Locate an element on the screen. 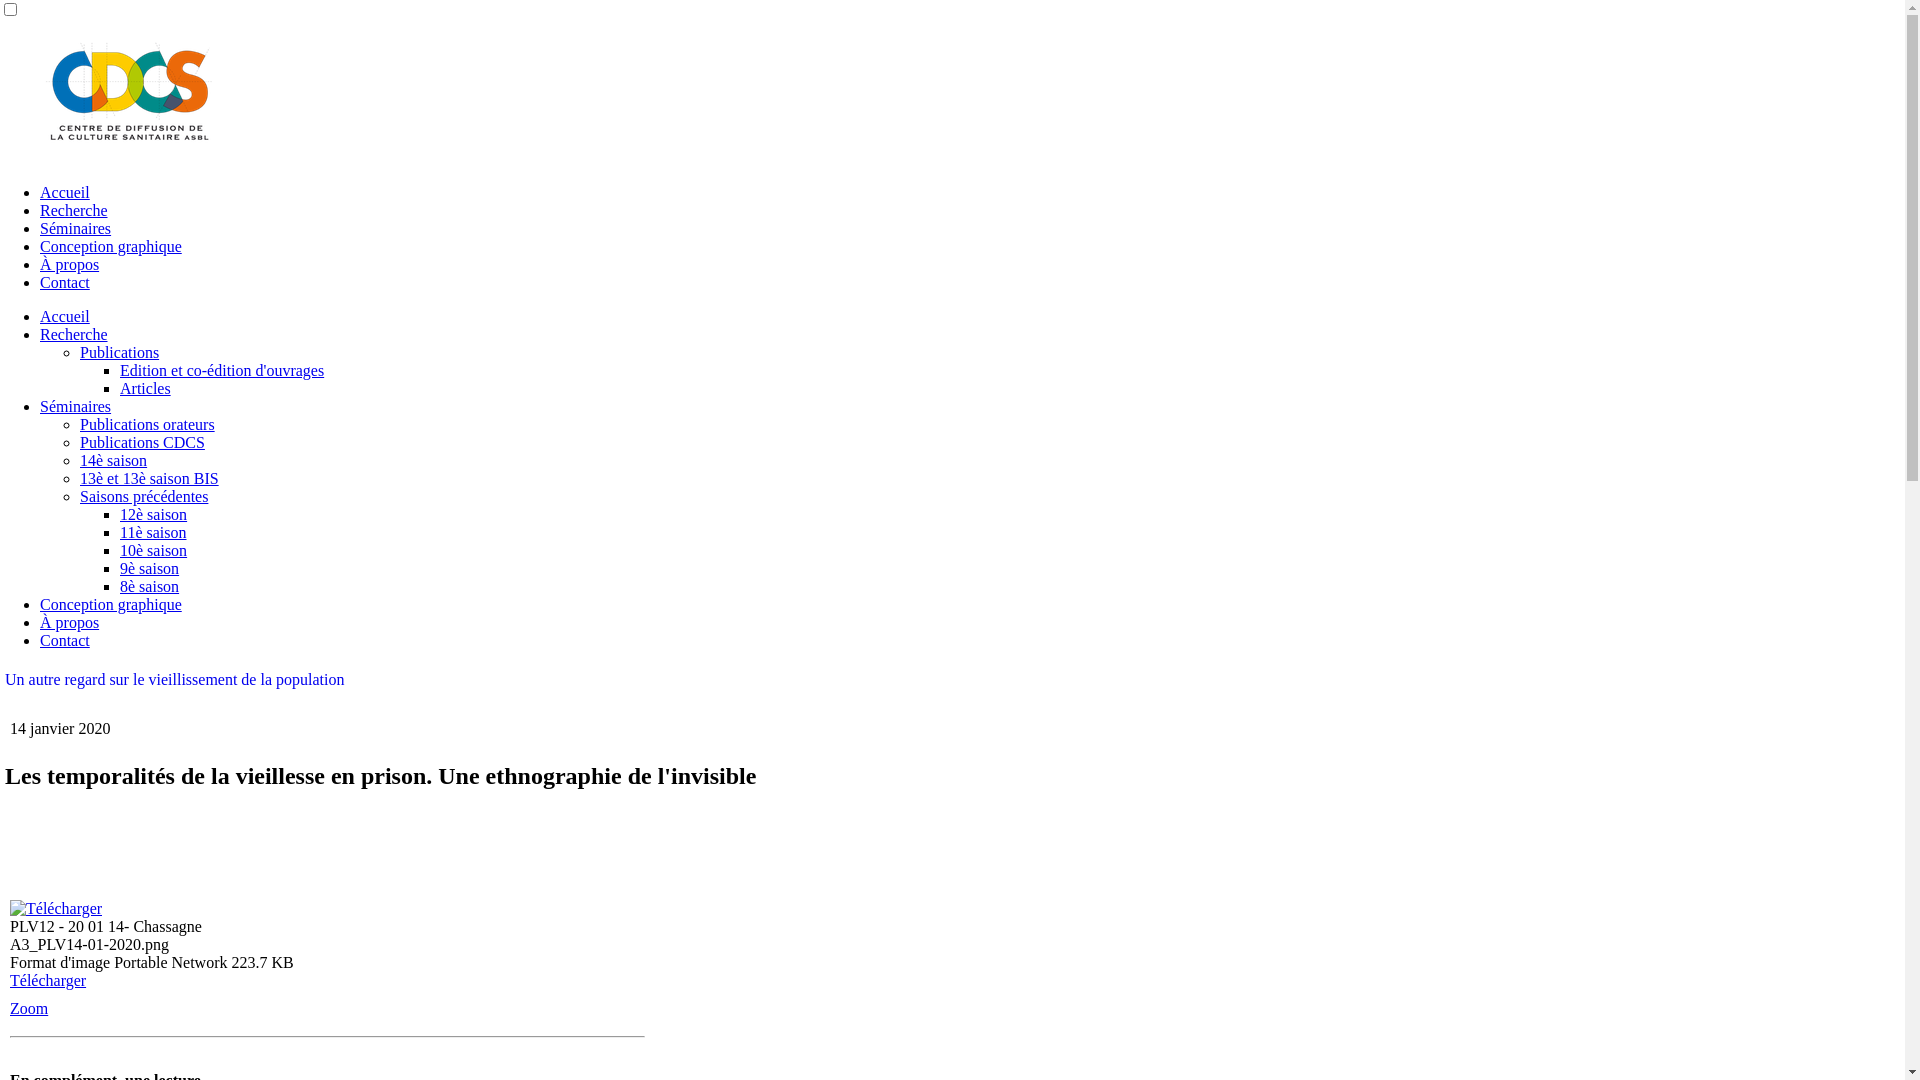 The height and width of the screenshot is (1080, 1920). 'Publications orateurs' is located at coordinates (146, 423).